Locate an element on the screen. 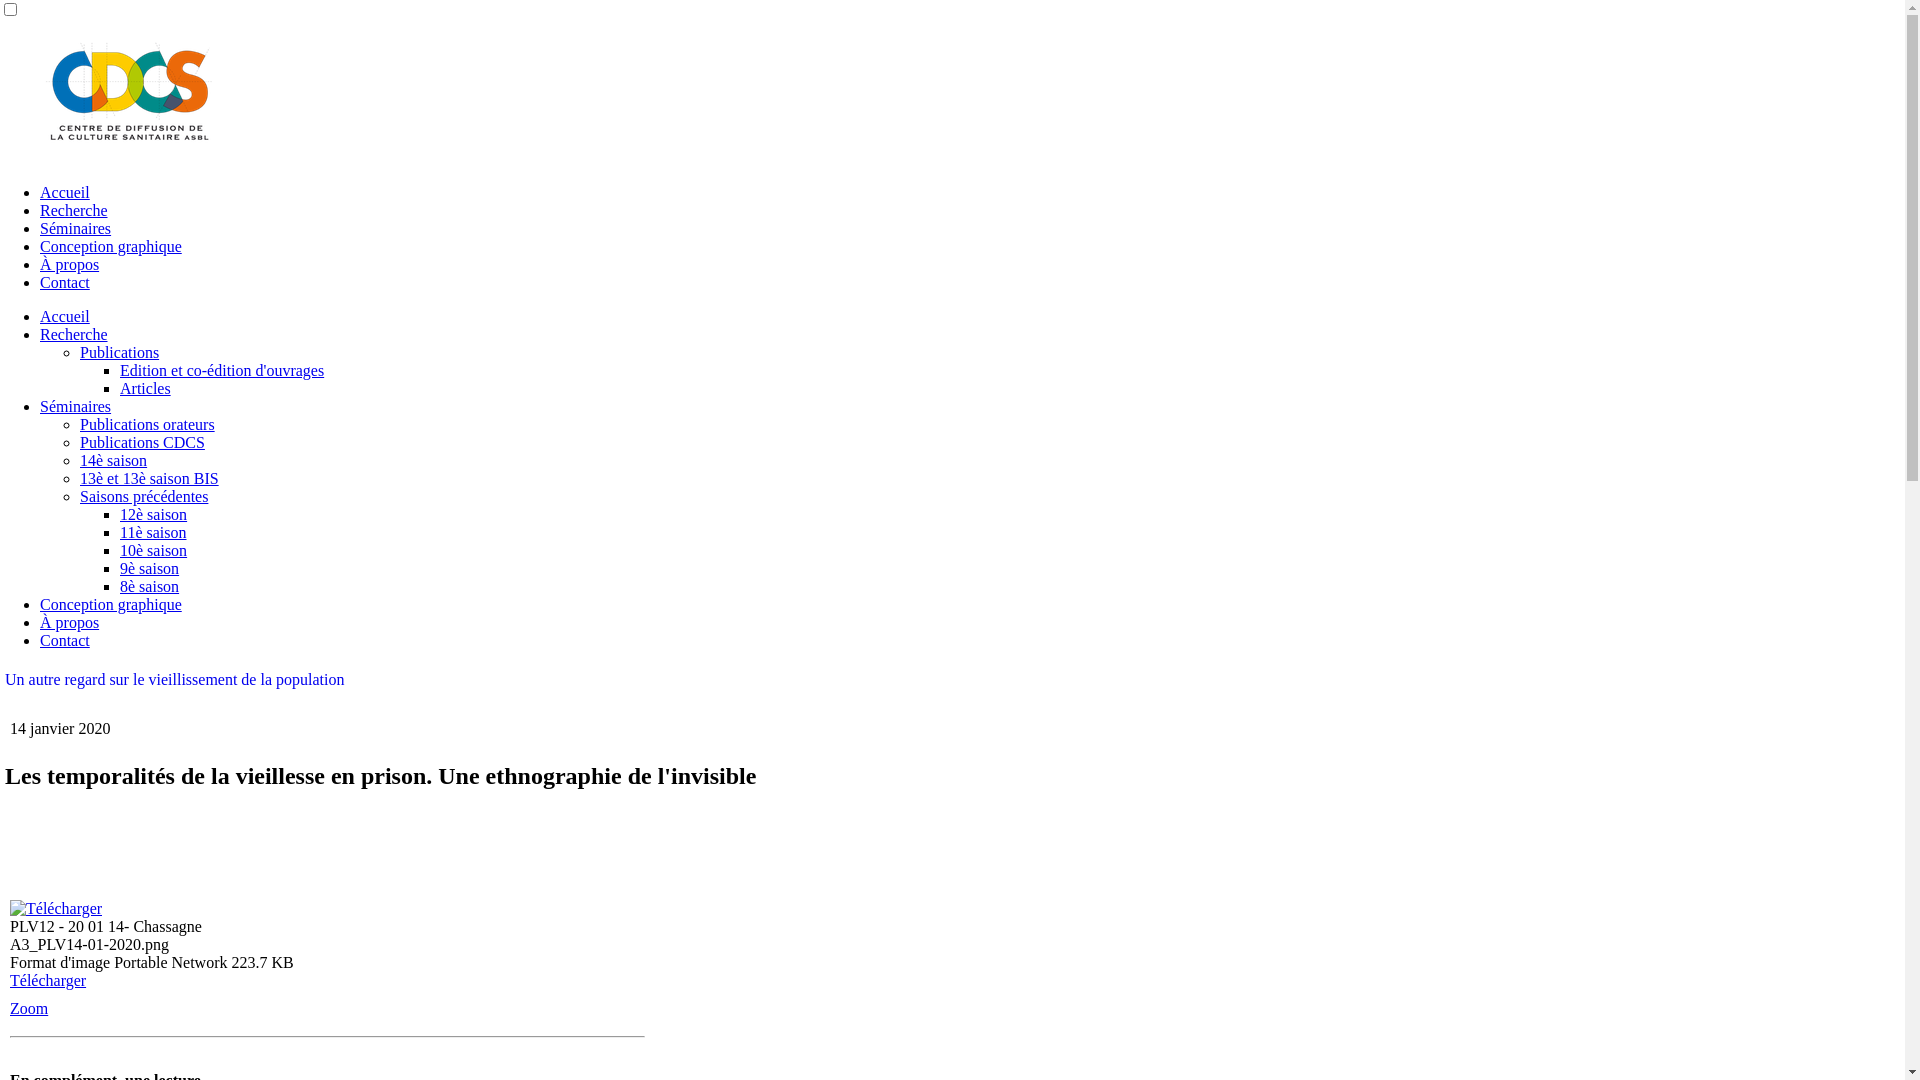 The height and width of the screenshot is (1080, 1920). 'Publications orateurs' is located at coordinates (146, 423).